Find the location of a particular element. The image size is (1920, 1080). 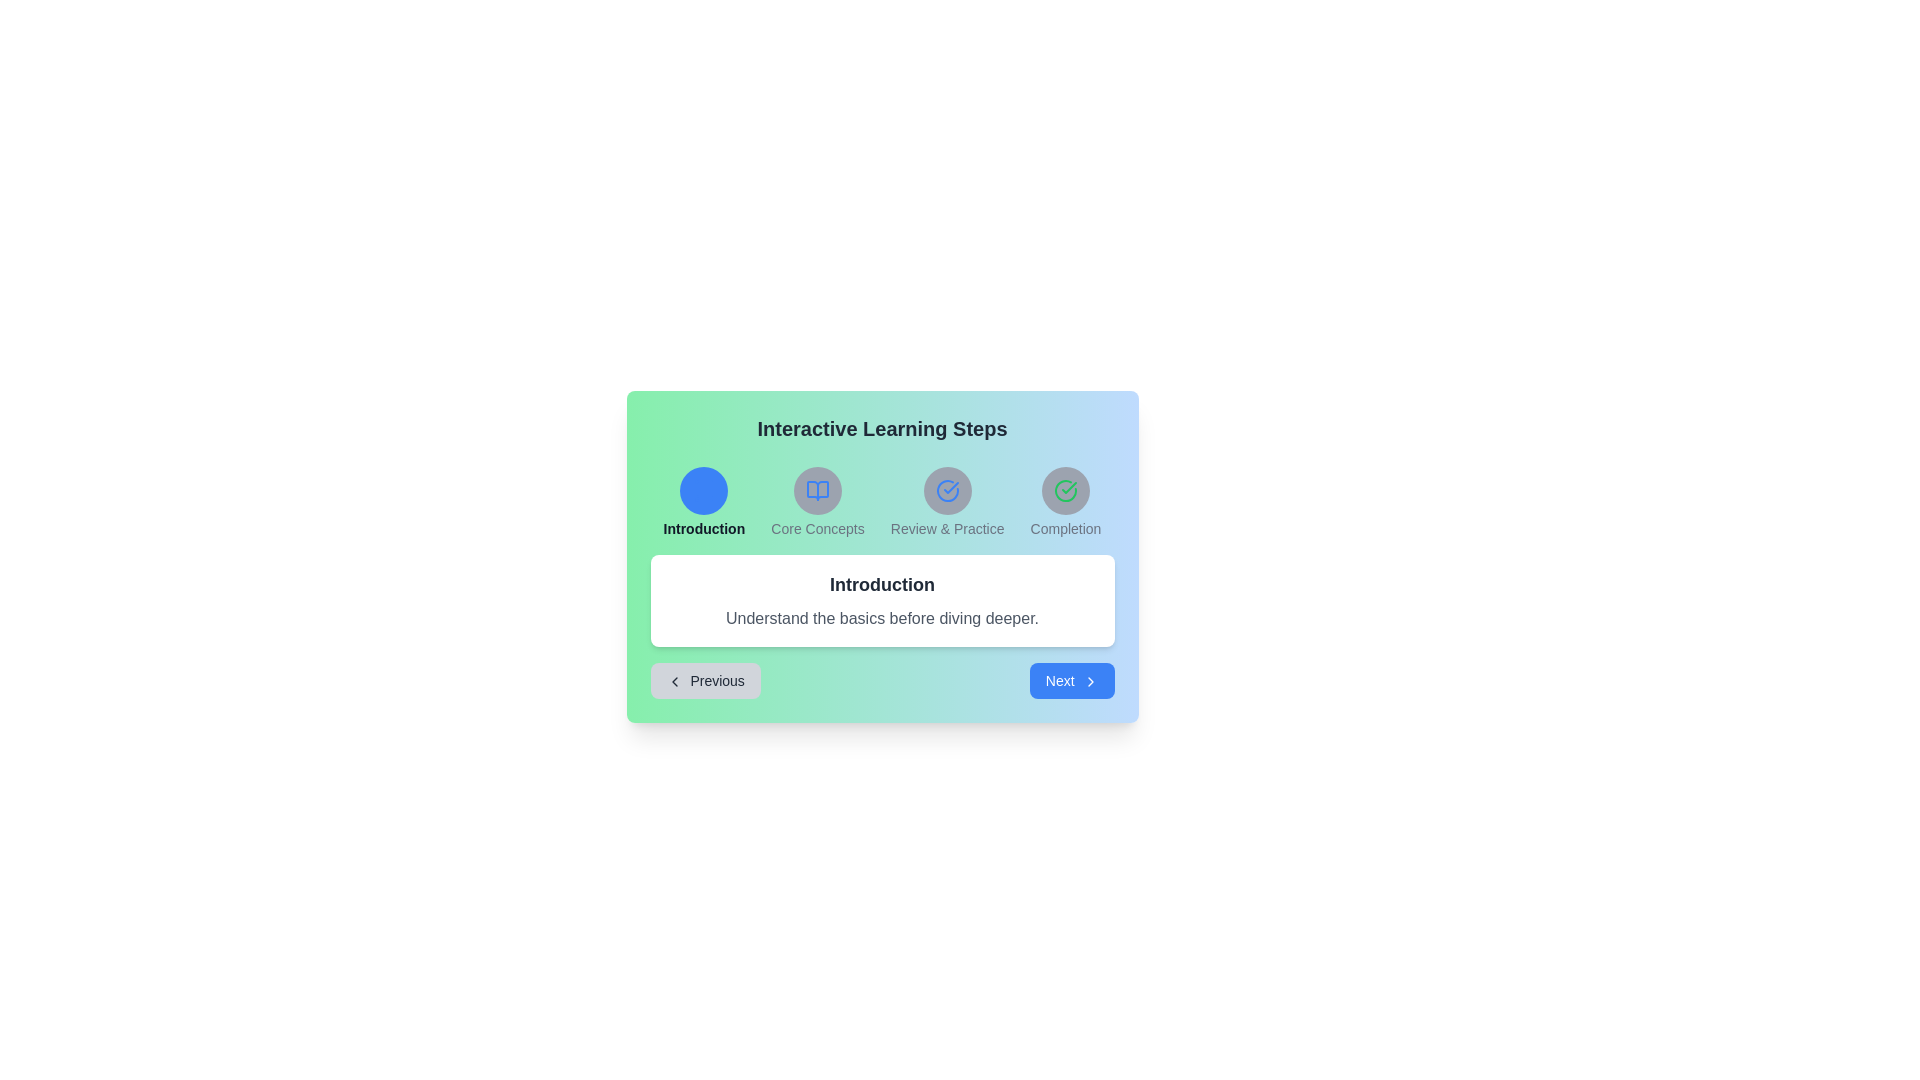

the 'Previous' button, which is a rectangular button with a light gray background and dark gray text, located at the bottom-right corner of the interface is located at coordinates (705, 680).